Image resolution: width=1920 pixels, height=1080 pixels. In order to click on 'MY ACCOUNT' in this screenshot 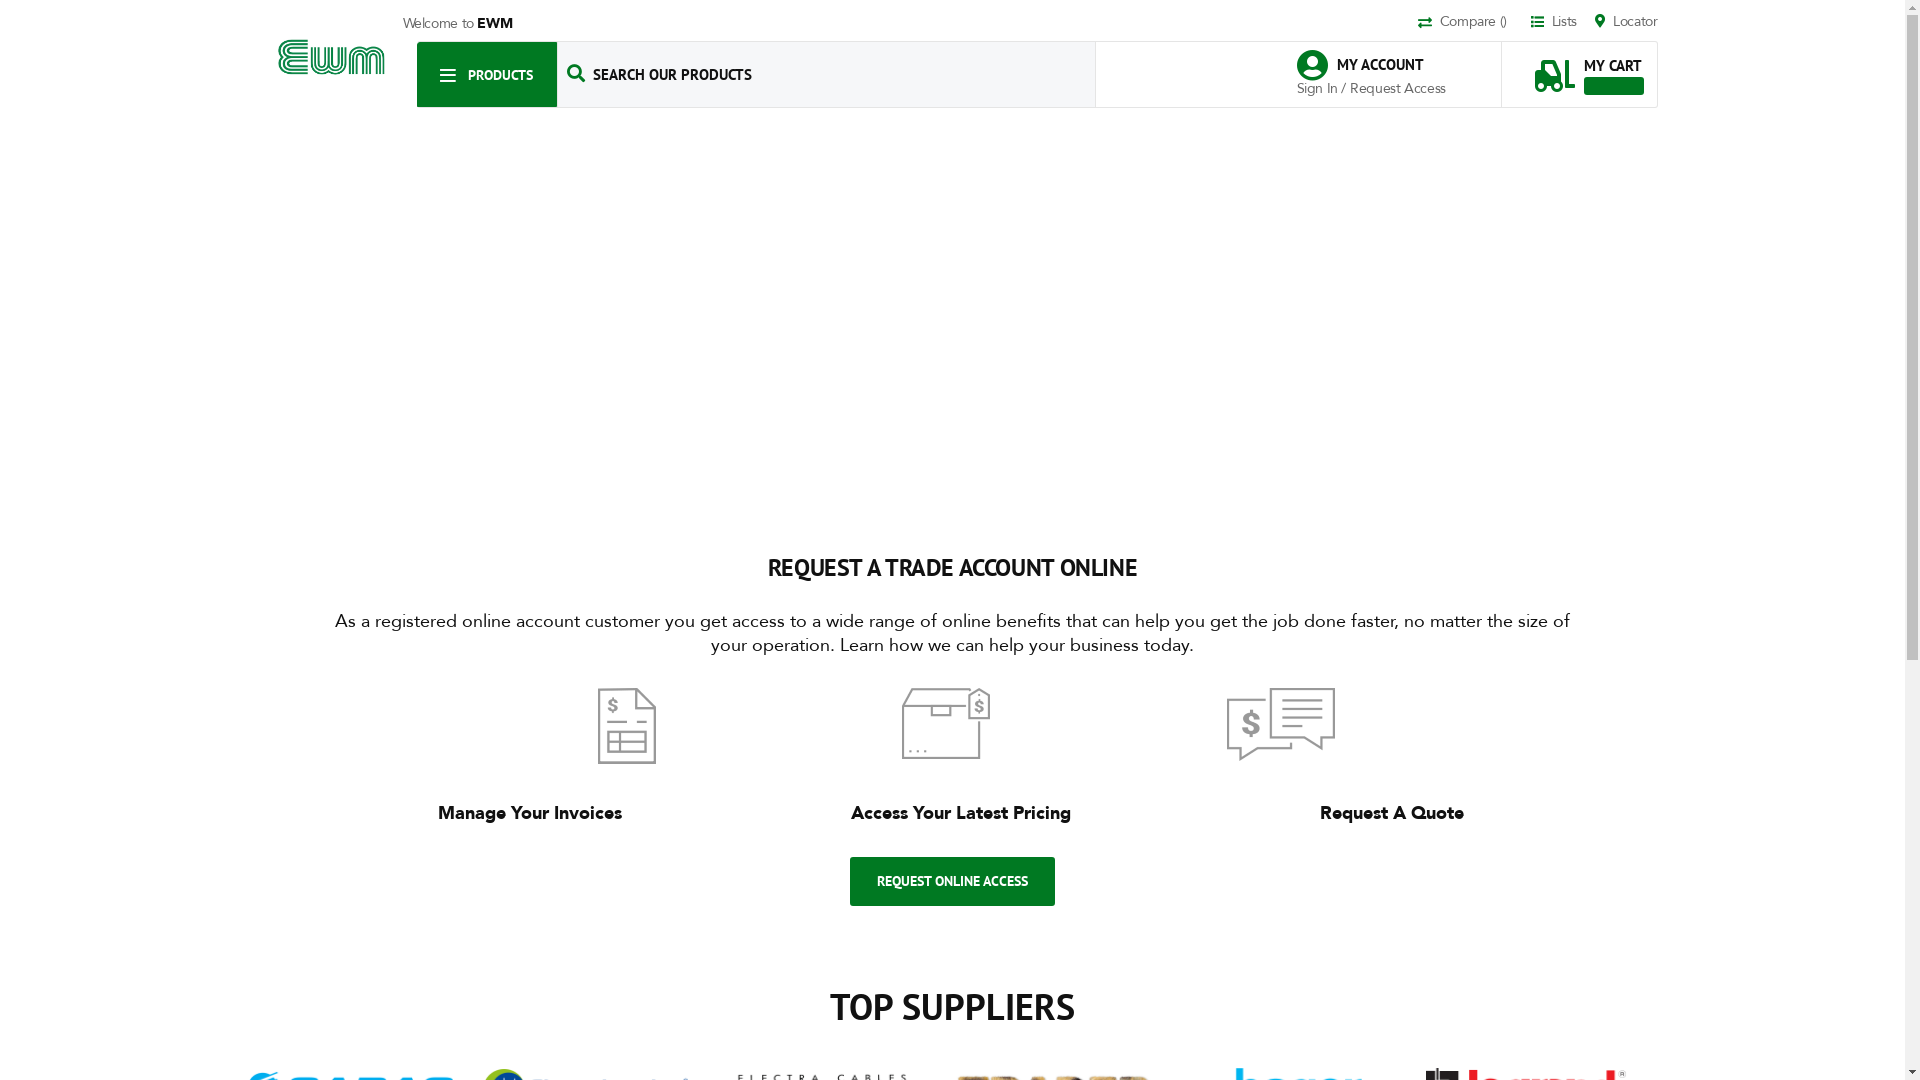, I will do `click(1369, 64)`.